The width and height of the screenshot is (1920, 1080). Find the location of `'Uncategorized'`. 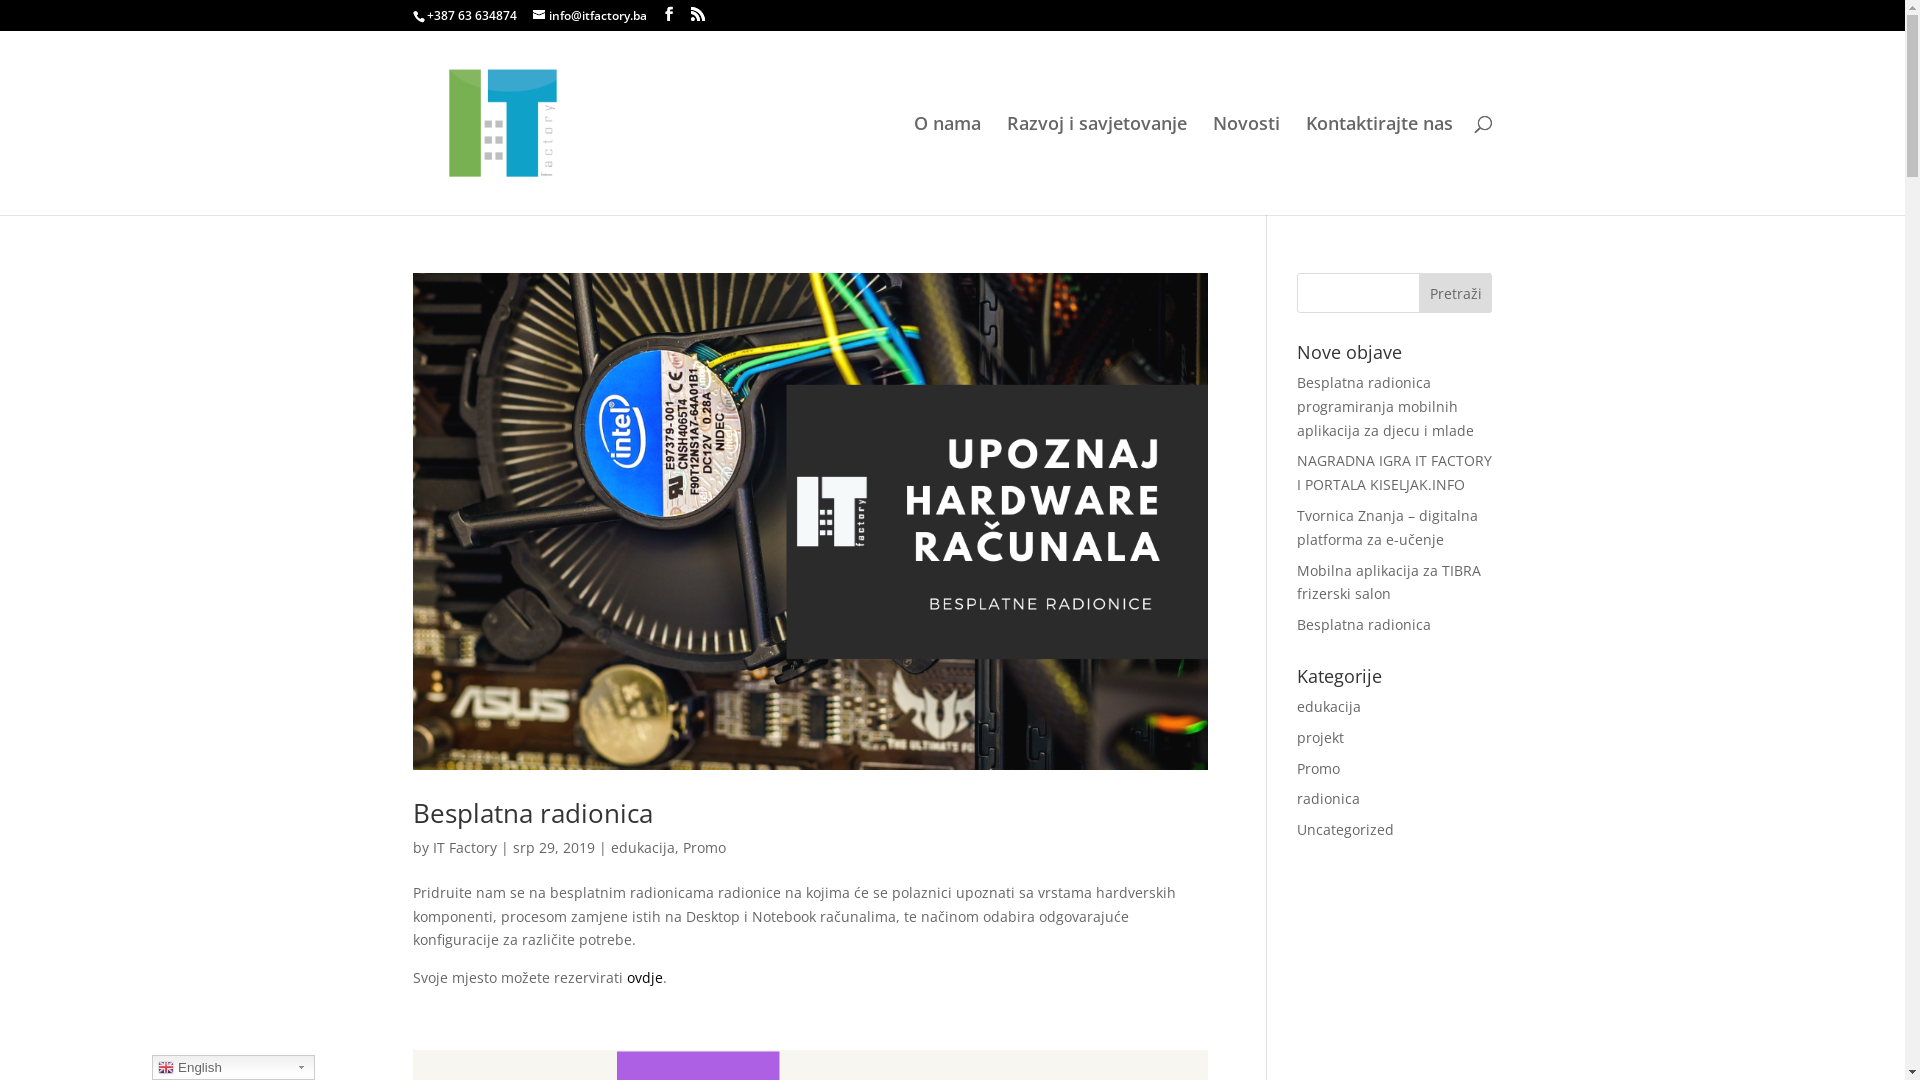

'Uncategorized' is located at coordinates (1345, 829).